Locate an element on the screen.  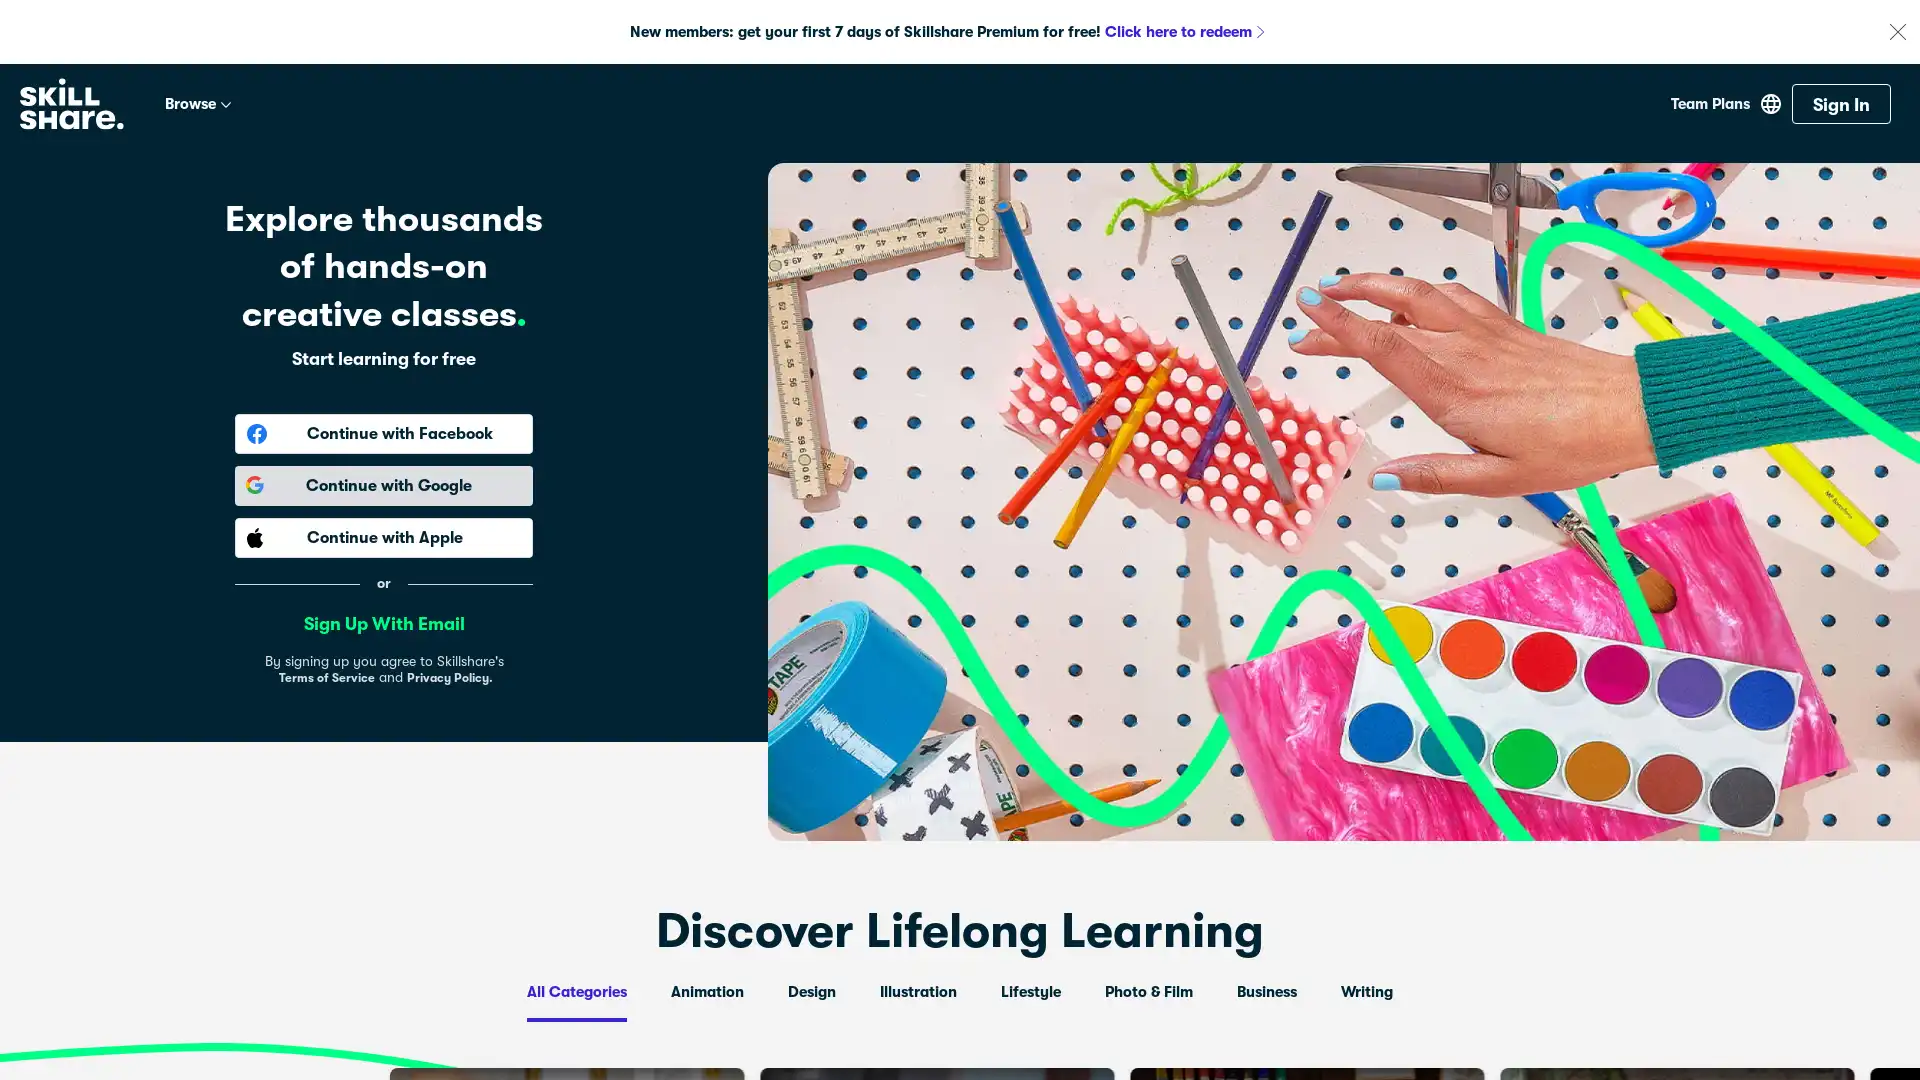
Lifestyle is located at coordinates (1031, 998).